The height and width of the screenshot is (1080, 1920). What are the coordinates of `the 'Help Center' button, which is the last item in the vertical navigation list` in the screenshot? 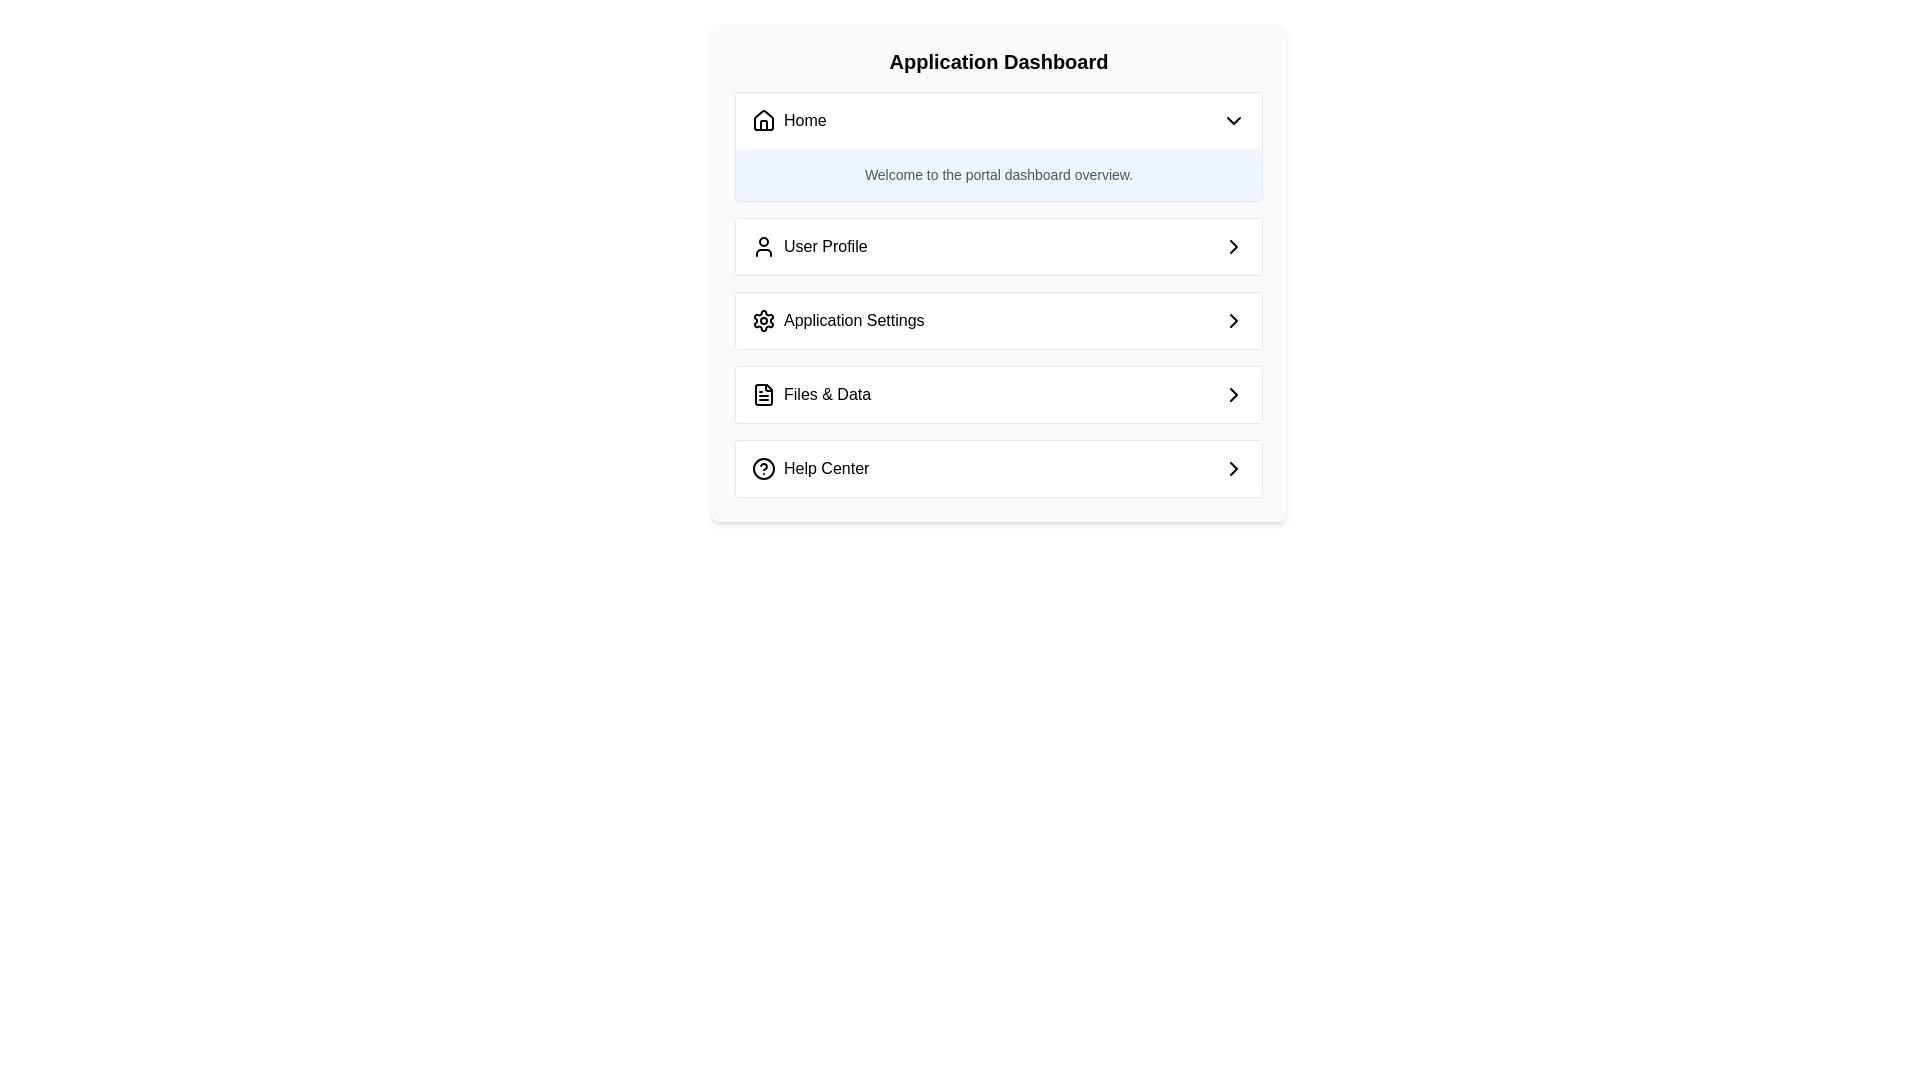 It's located at (998, 469).